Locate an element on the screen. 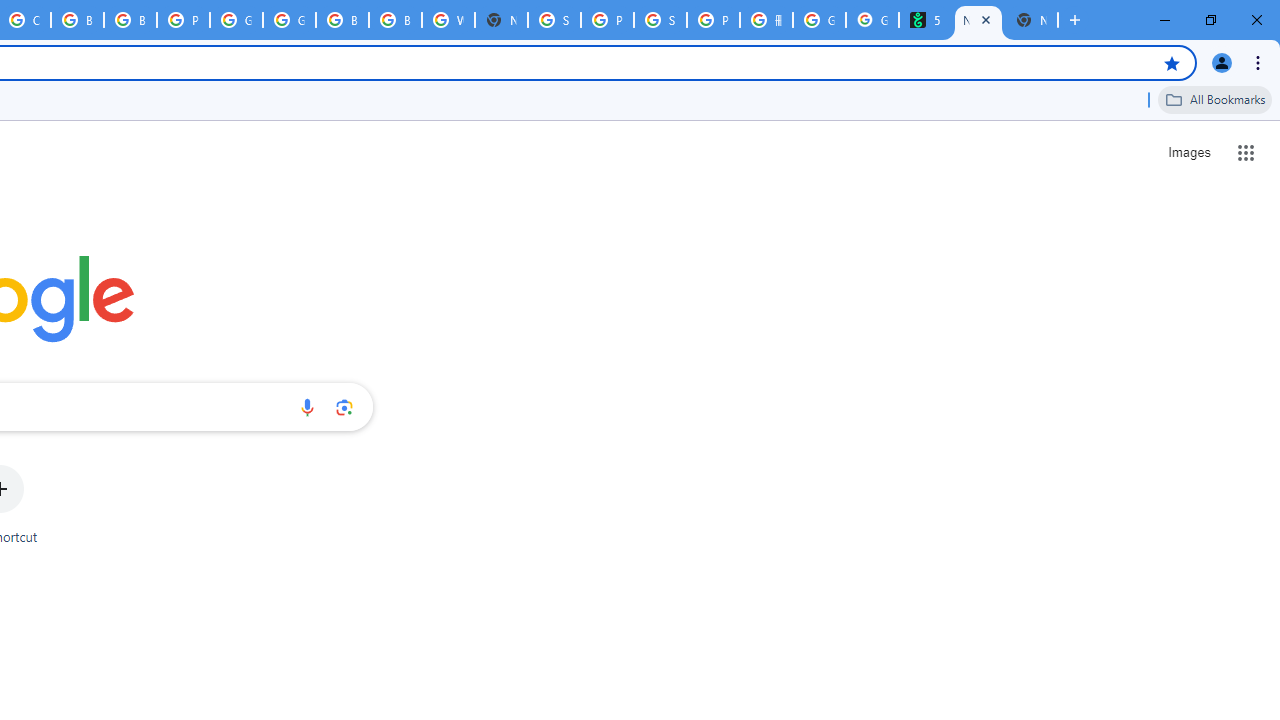 This screenshot has height=720, width=1280. 'Browse Chrome as a guest - Computer - Google Chrome Help' is located at coordinates (77, 20).